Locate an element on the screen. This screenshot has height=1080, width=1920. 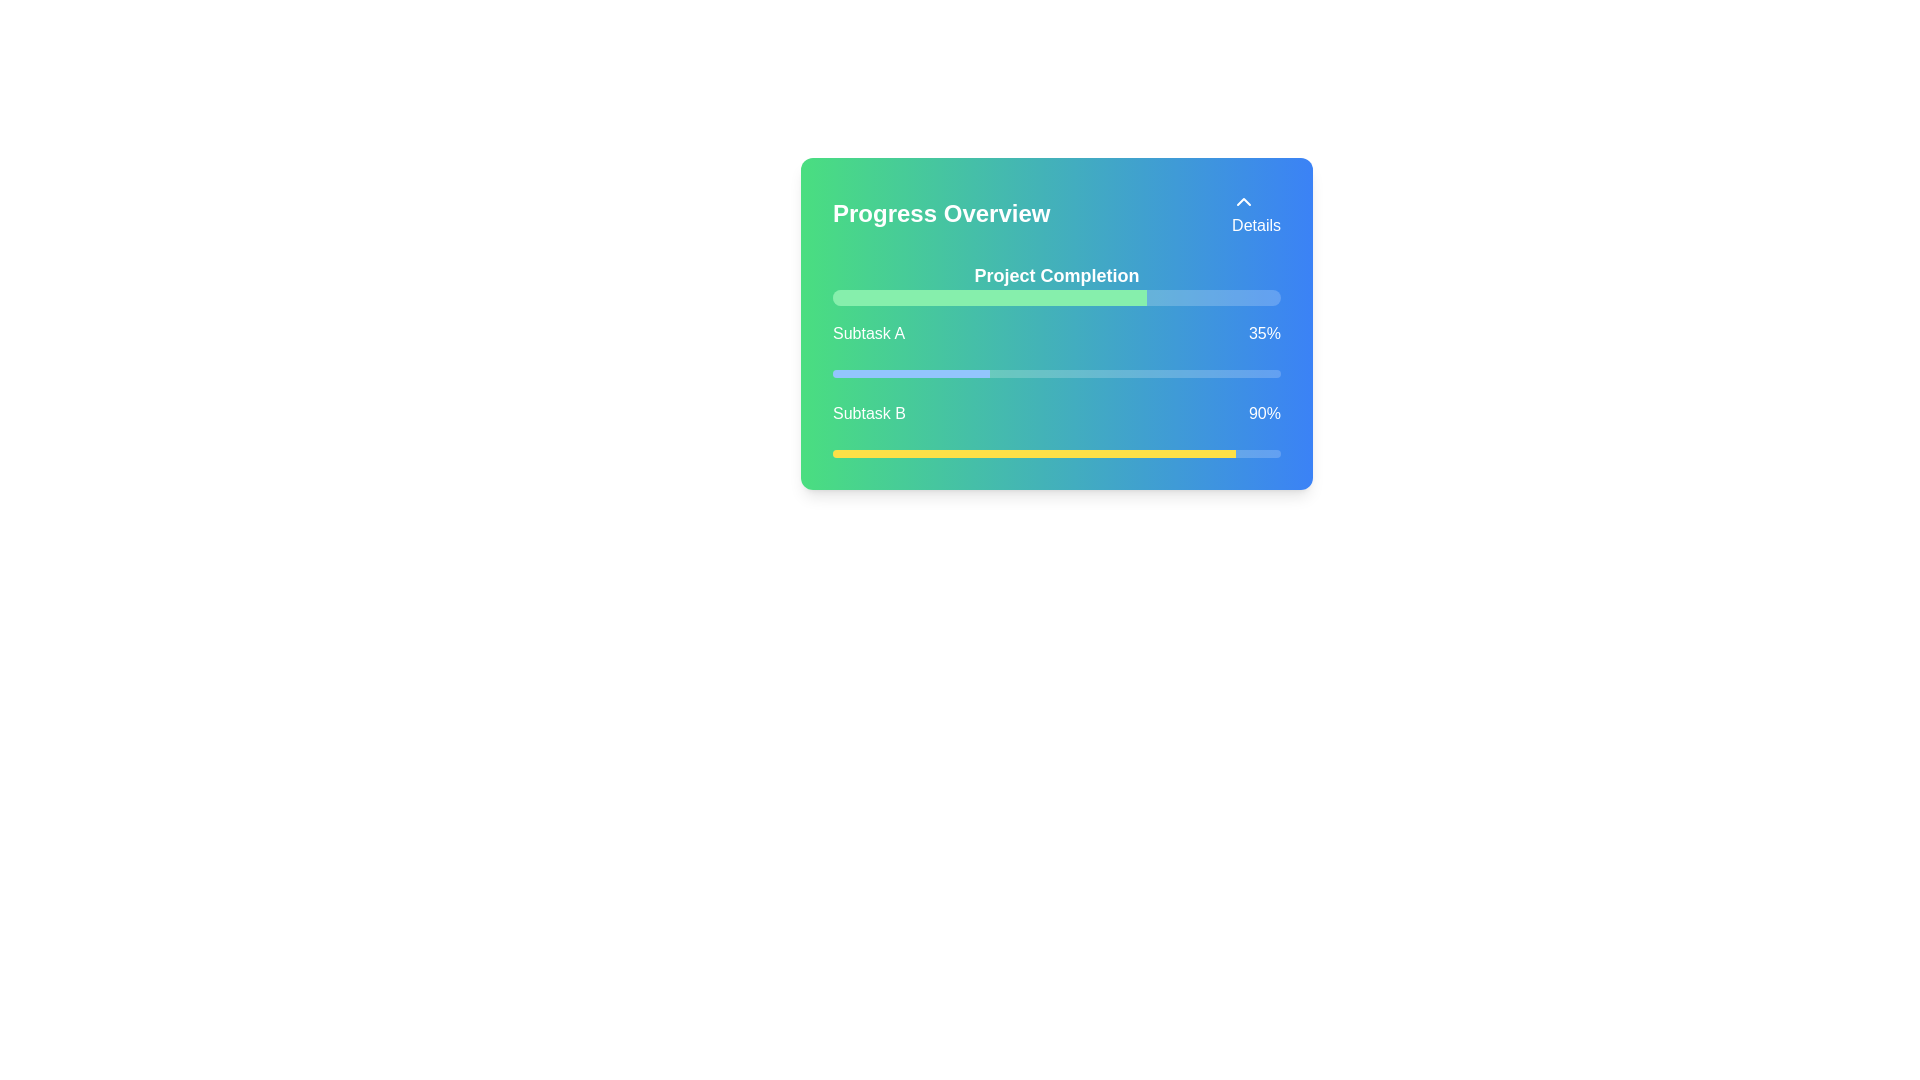
the 'Project Completion' label, which is displayed in bold white font on a gradient background, located at the top-center of a progress overview card is located at coordinates (1055, 276).